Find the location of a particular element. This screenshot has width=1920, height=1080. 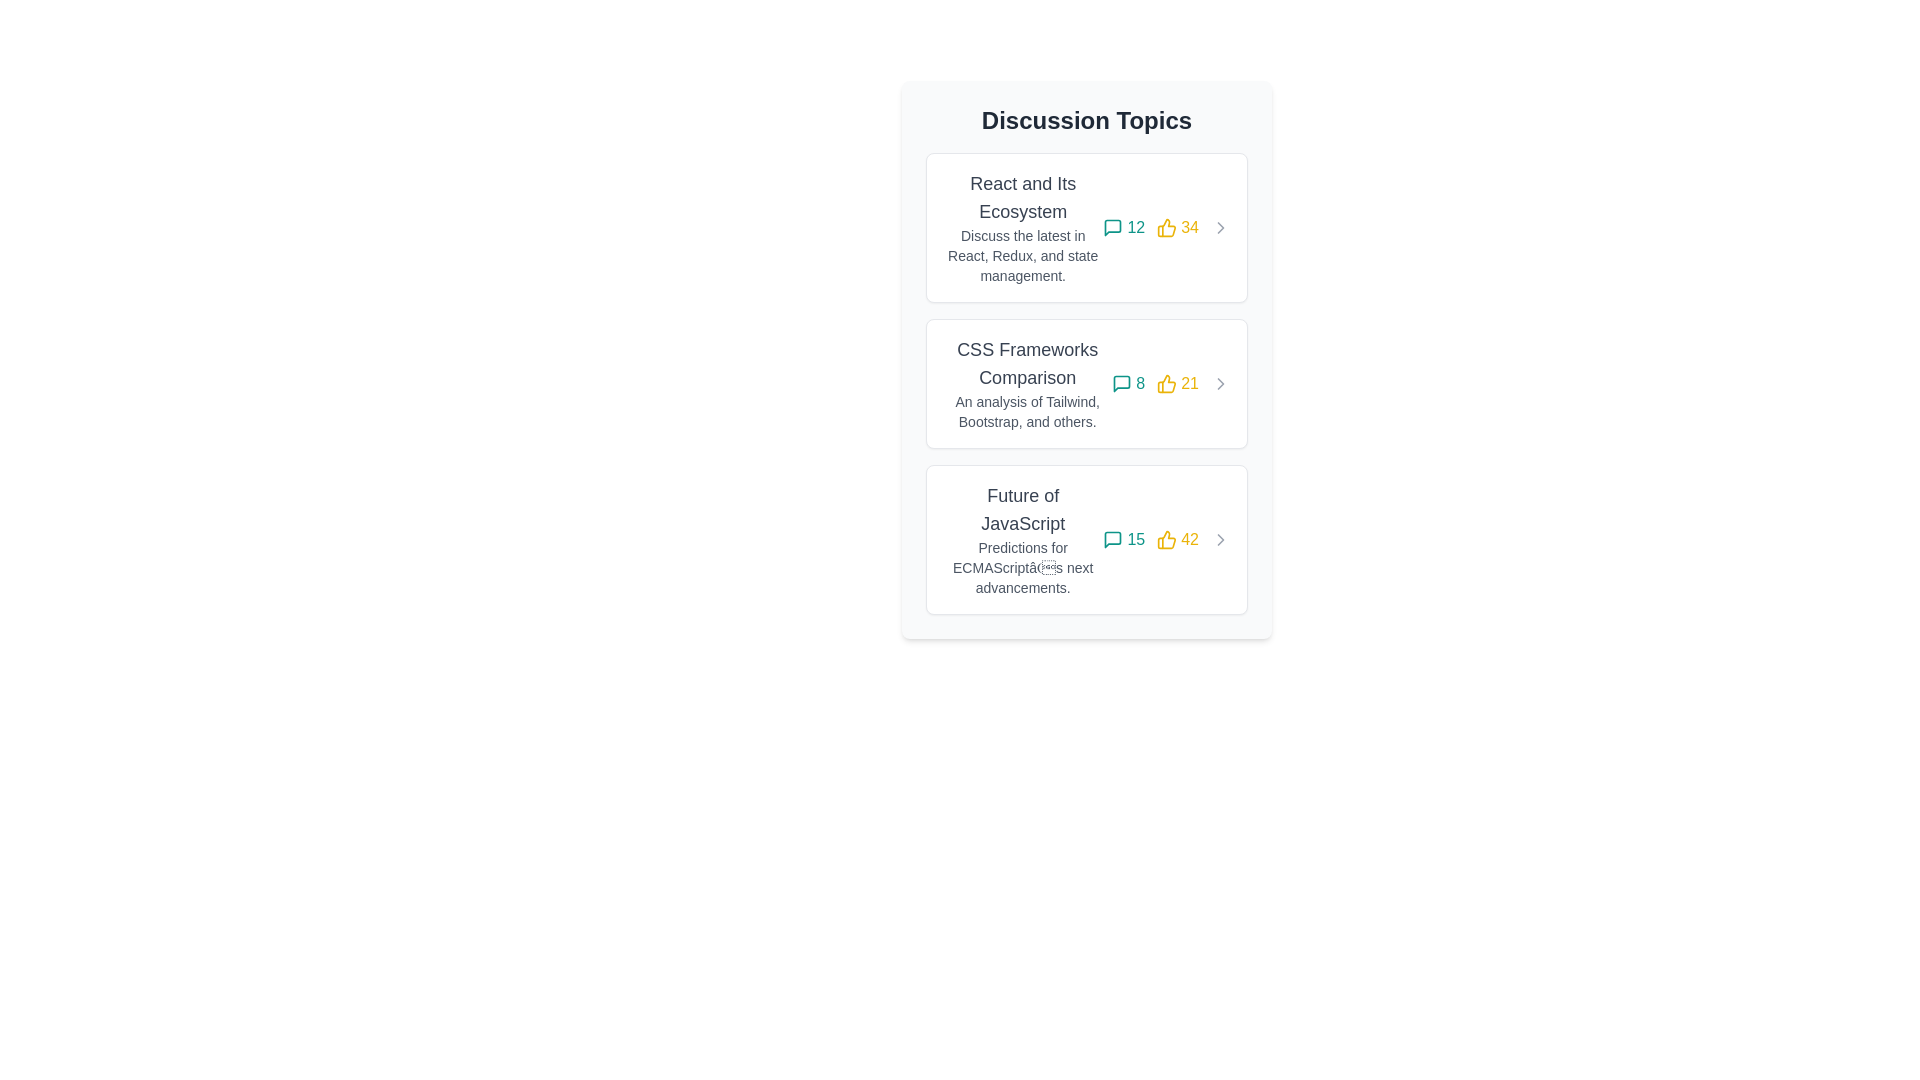

the combined icon and text element displaying the likes count to associate the thumbs-up icon with the count is located at coordinates (1178, 384).